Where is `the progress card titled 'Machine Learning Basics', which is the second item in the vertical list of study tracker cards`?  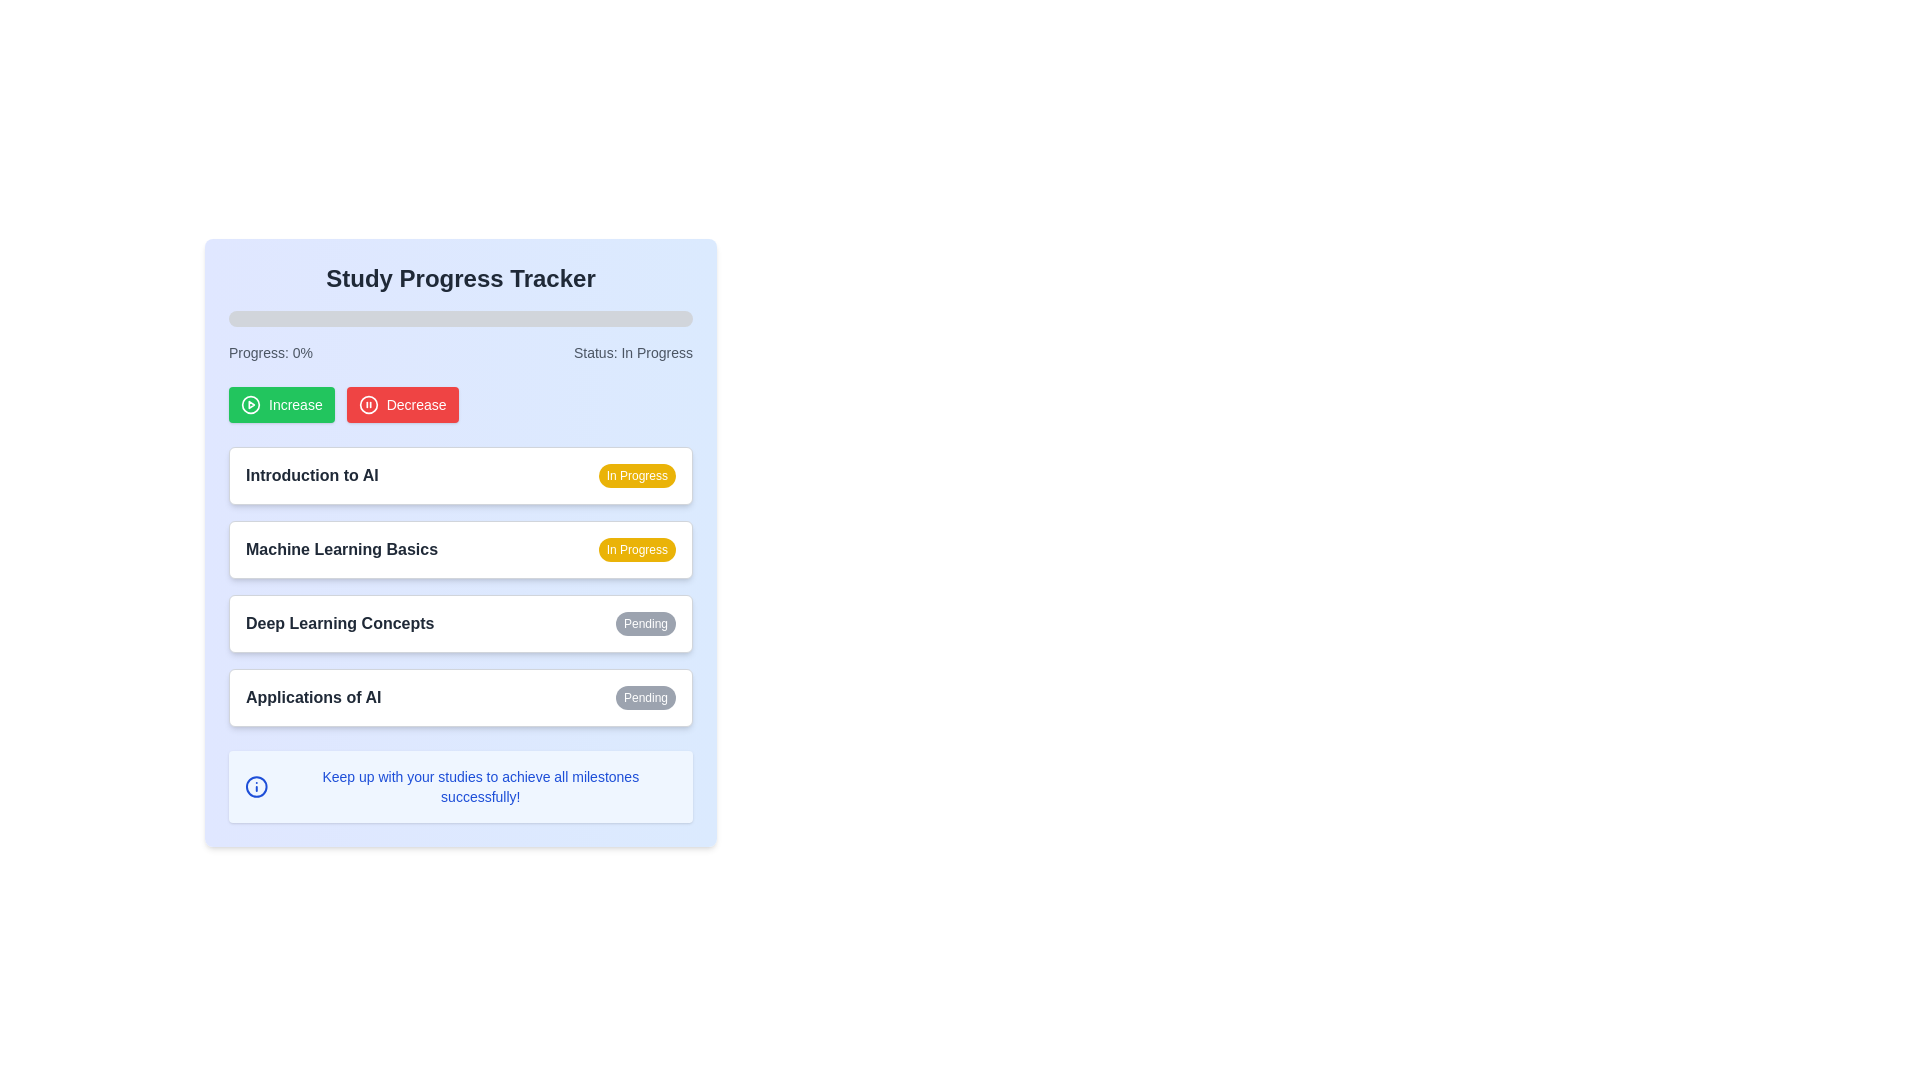
the progress card titled 'Machine Learning Basics', which is the second item in the vertical list of study tracker cards is located at coordinates (459, 550).